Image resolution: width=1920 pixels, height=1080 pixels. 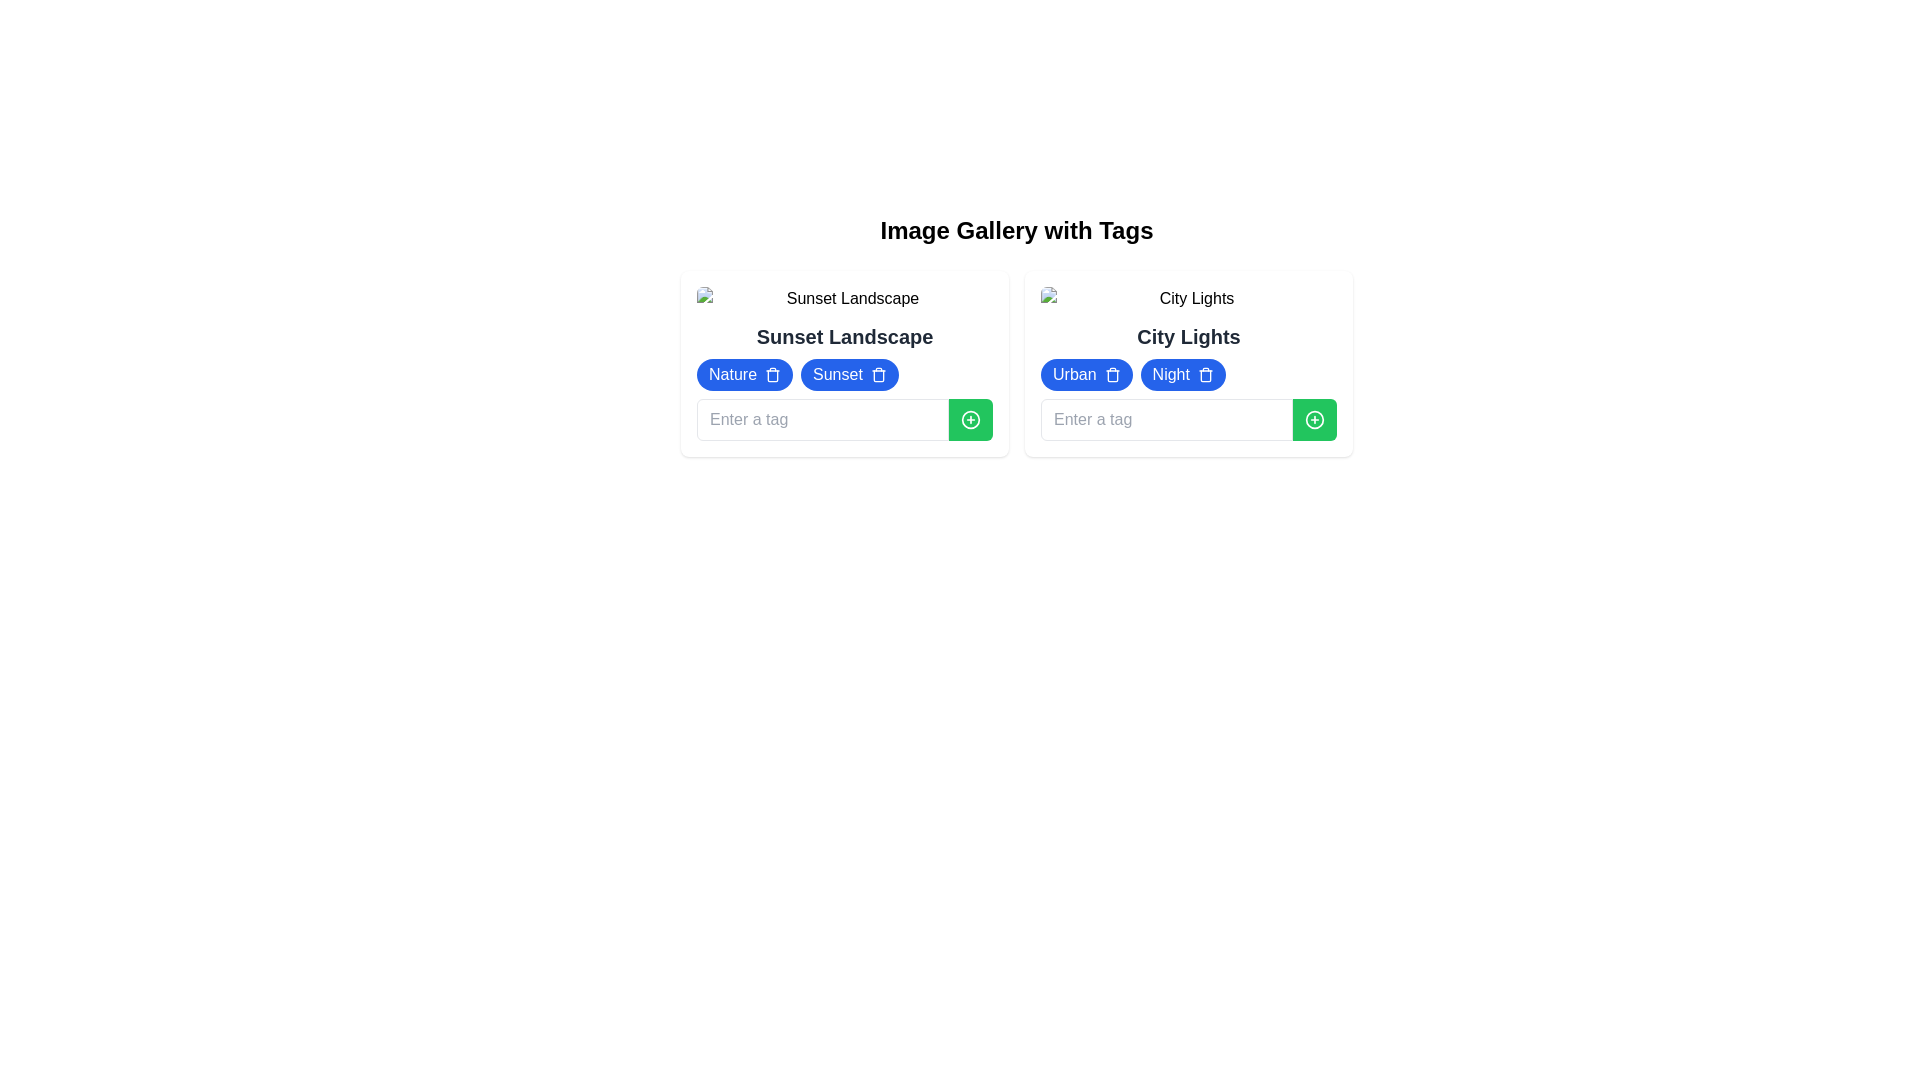 I want to click on the trash bin icon button located to the right of the blue 'Urban' tag in the 'City Lights' card, so click(x=1111, y=374).